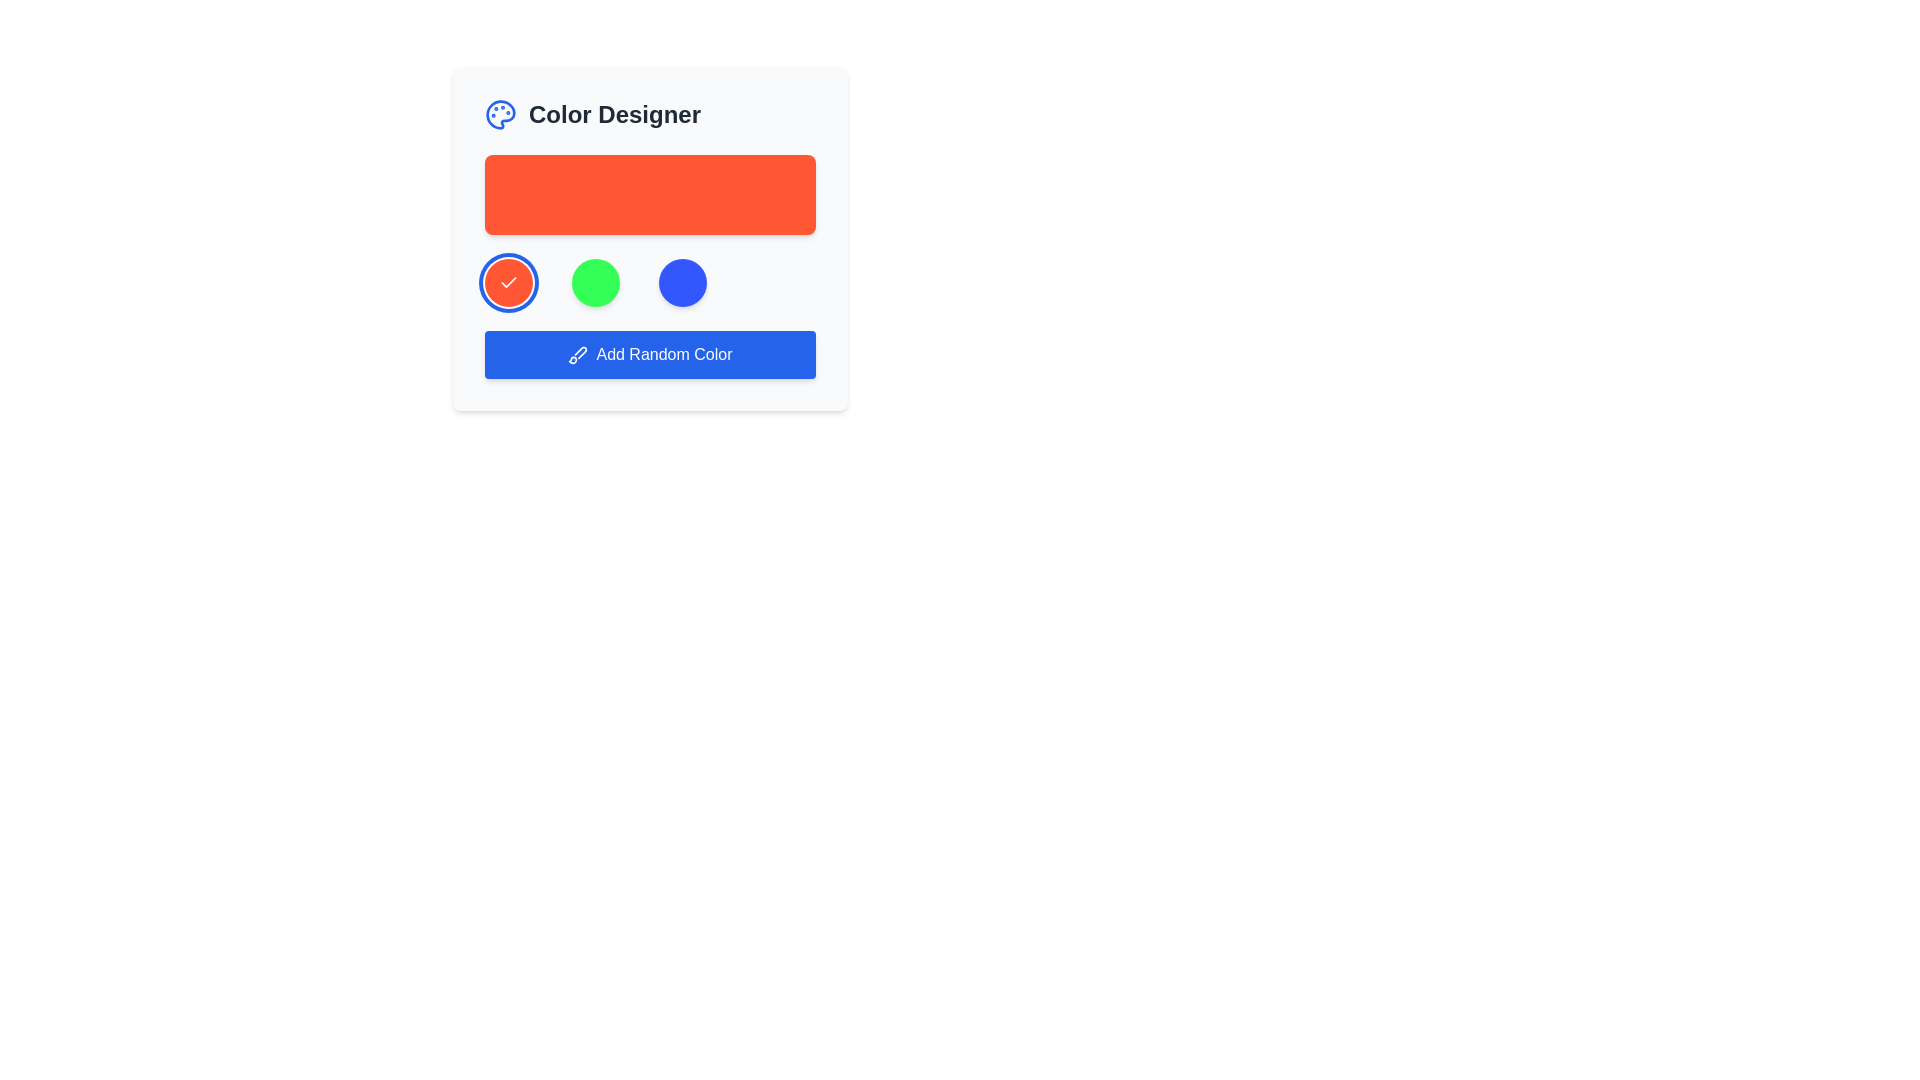 The width and height of the screenshot is (1920, 1080). I want to click on the header section displaying the text 'Color Designer', so click(650, 115).